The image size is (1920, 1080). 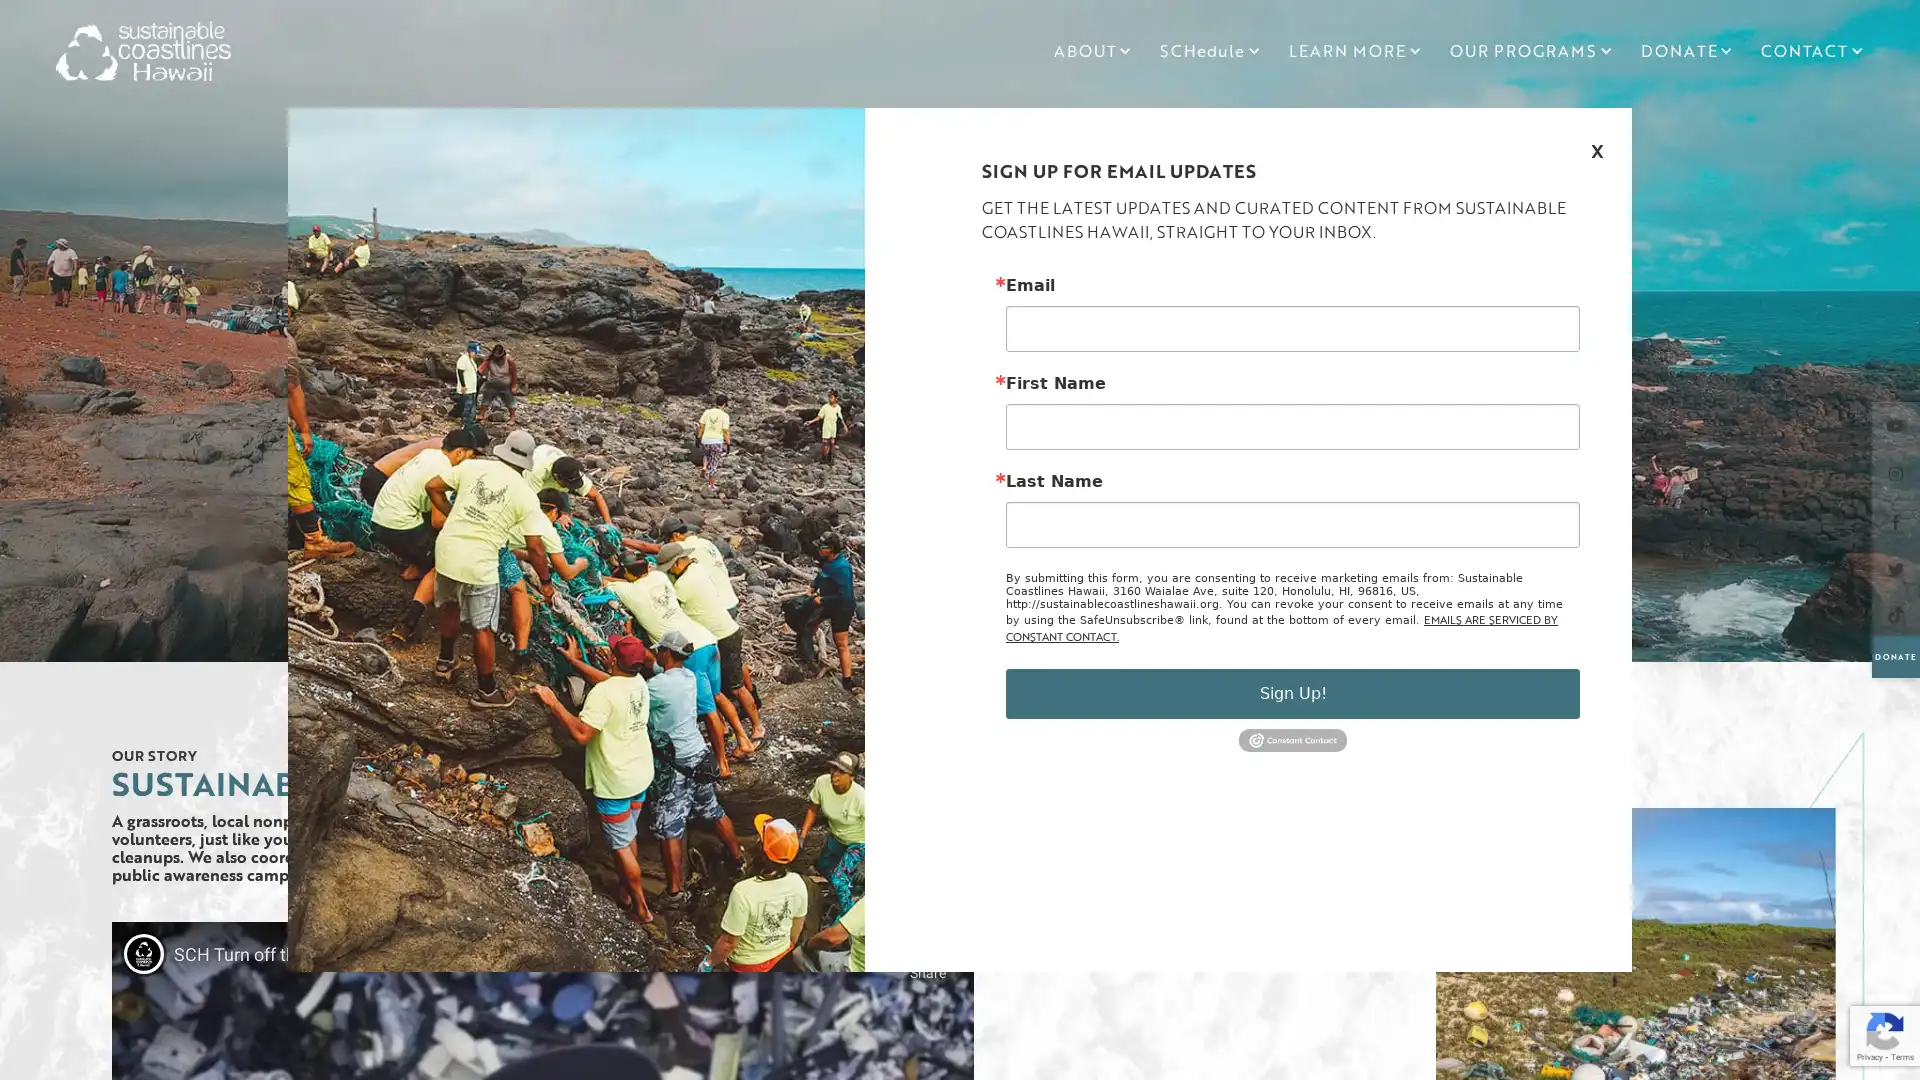 I want to click on Sign Up!, so click(x=1292, y=693).